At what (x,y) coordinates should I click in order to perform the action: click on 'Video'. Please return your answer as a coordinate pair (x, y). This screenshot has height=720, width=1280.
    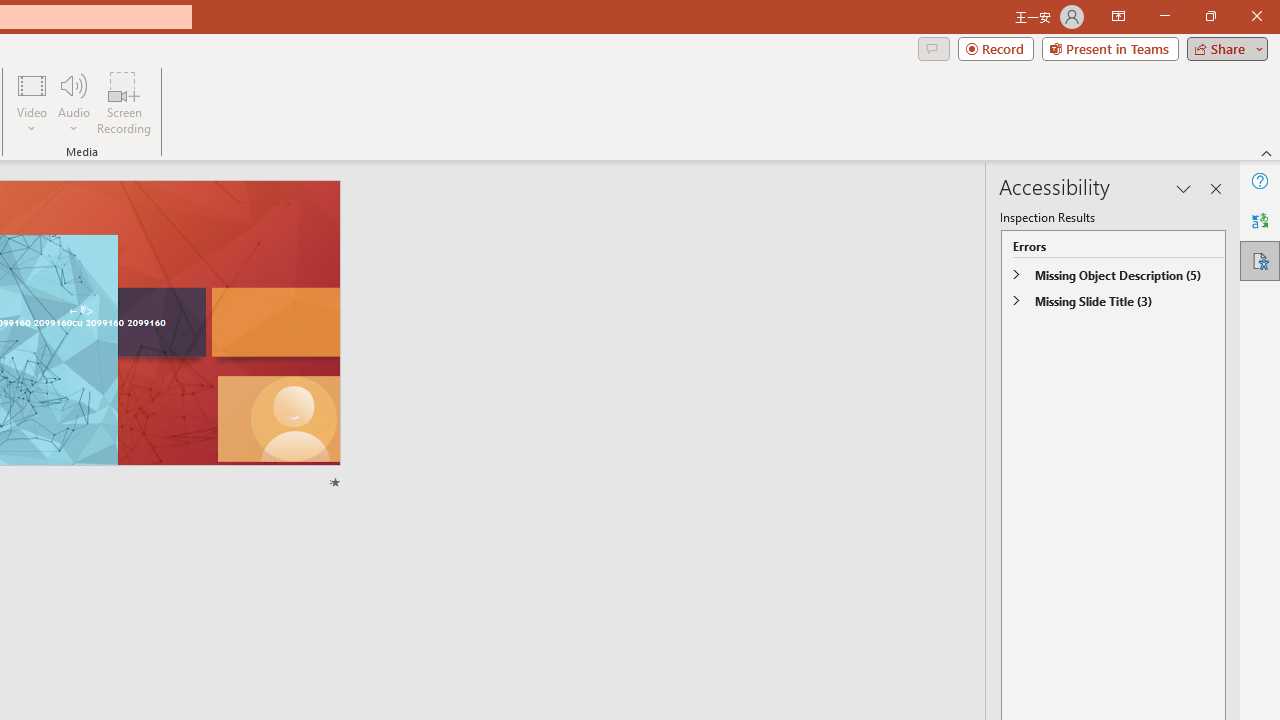
    Looking at the image, I should click on (32, 103).